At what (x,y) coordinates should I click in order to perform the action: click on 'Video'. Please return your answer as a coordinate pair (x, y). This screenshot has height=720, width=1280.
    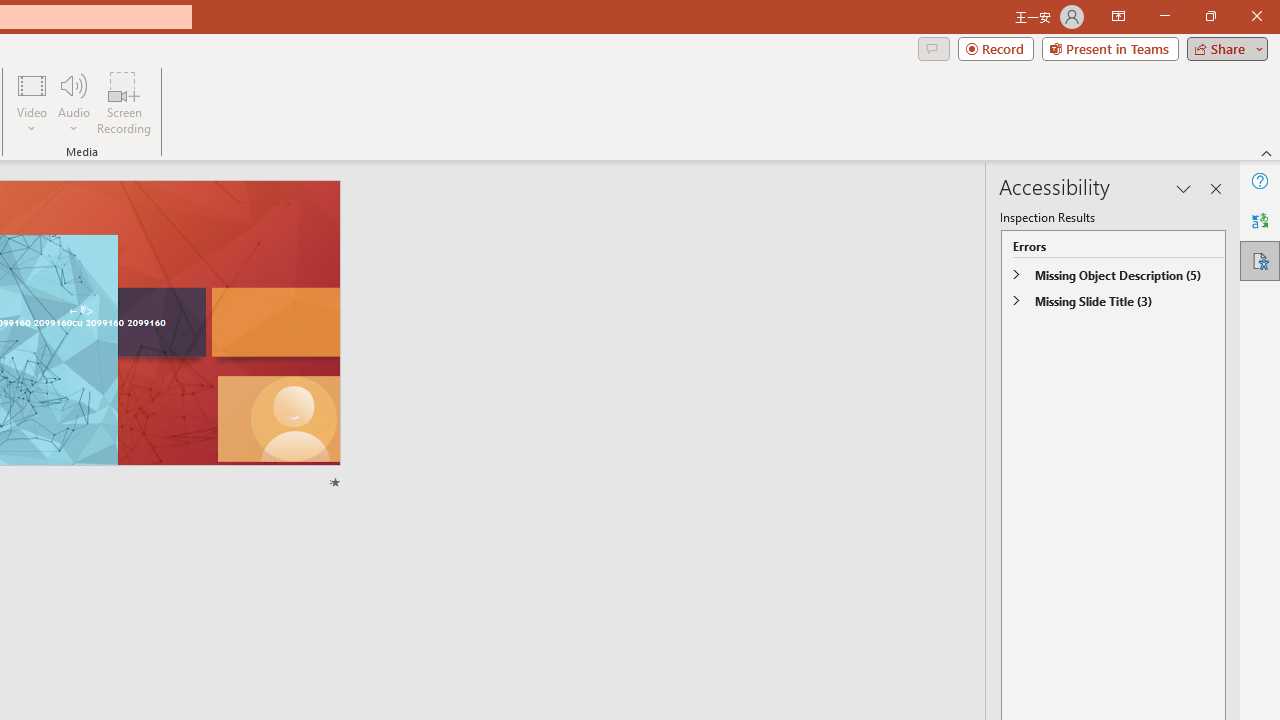
    Looking at the image, I should click on (32, 103).